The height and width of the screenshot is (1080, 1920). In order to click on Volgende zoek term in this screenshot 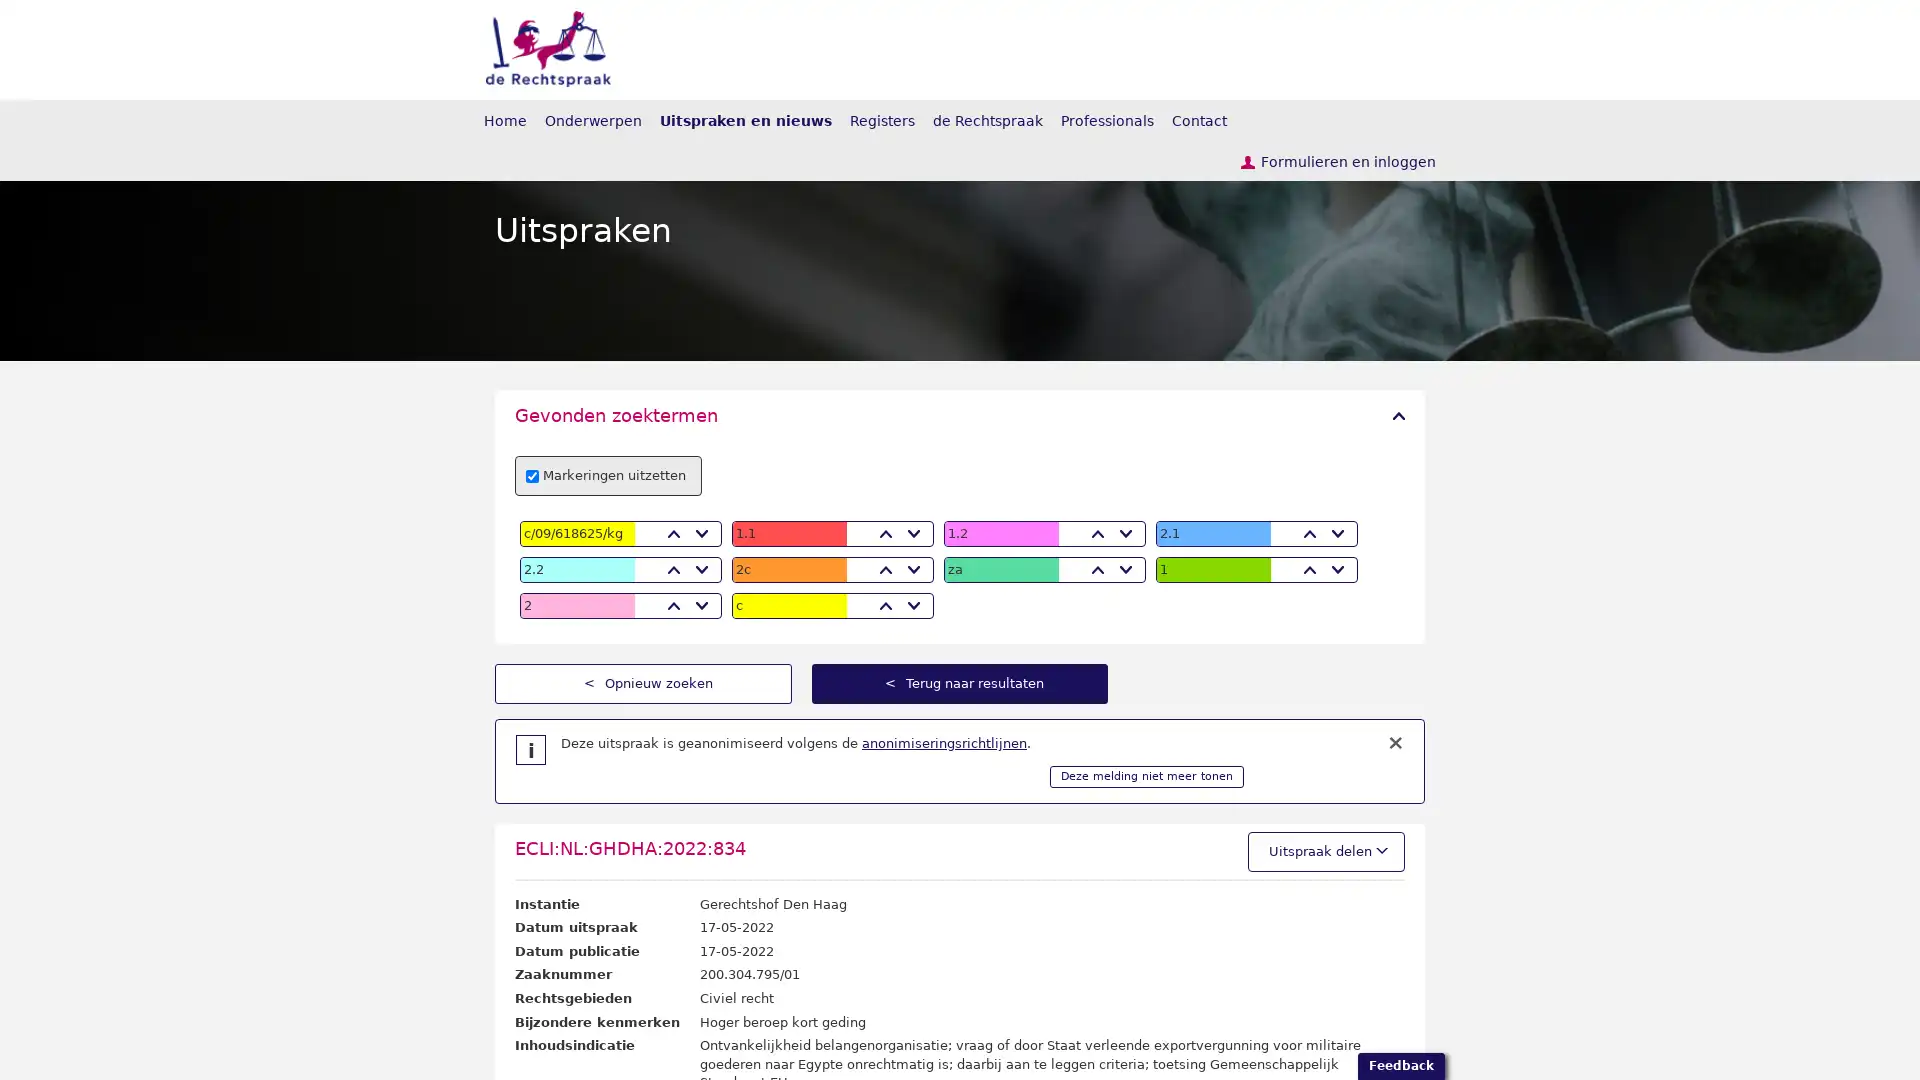, I will do `click(701, 604)`.